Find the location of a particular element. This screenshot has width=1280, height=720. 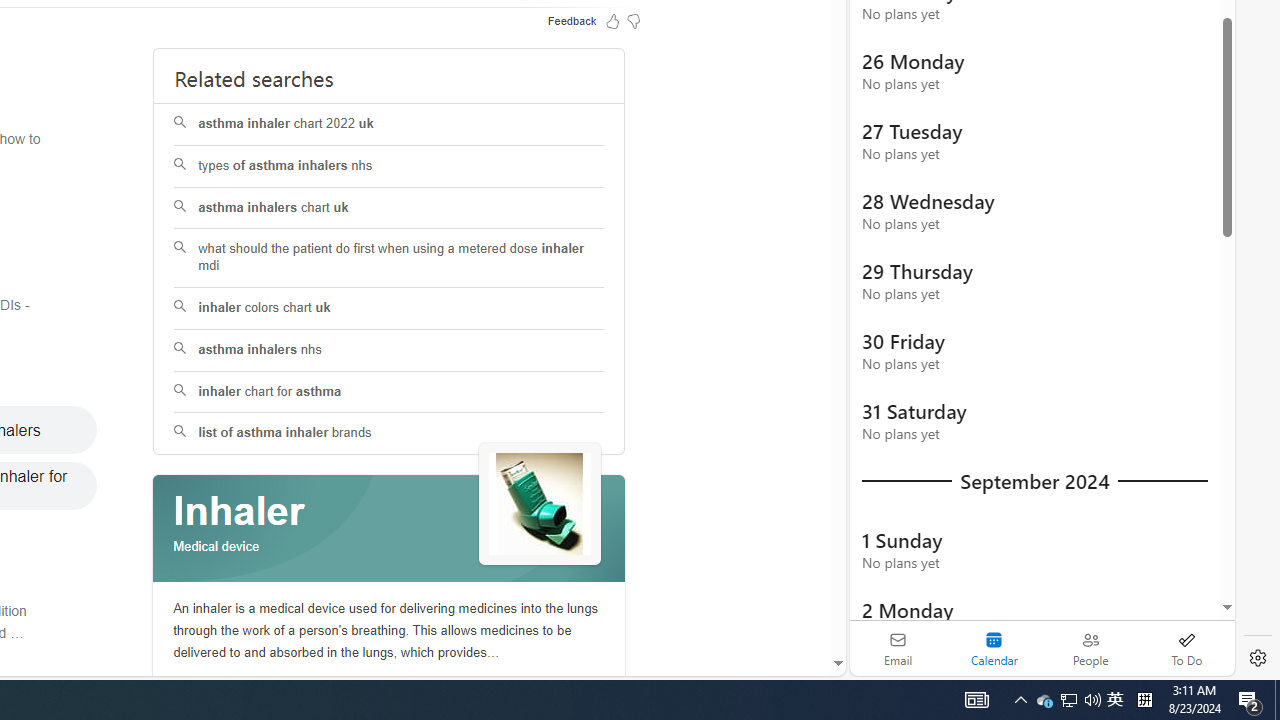

'asthma inhalers chart uk' is located at coordinates (389, 208).